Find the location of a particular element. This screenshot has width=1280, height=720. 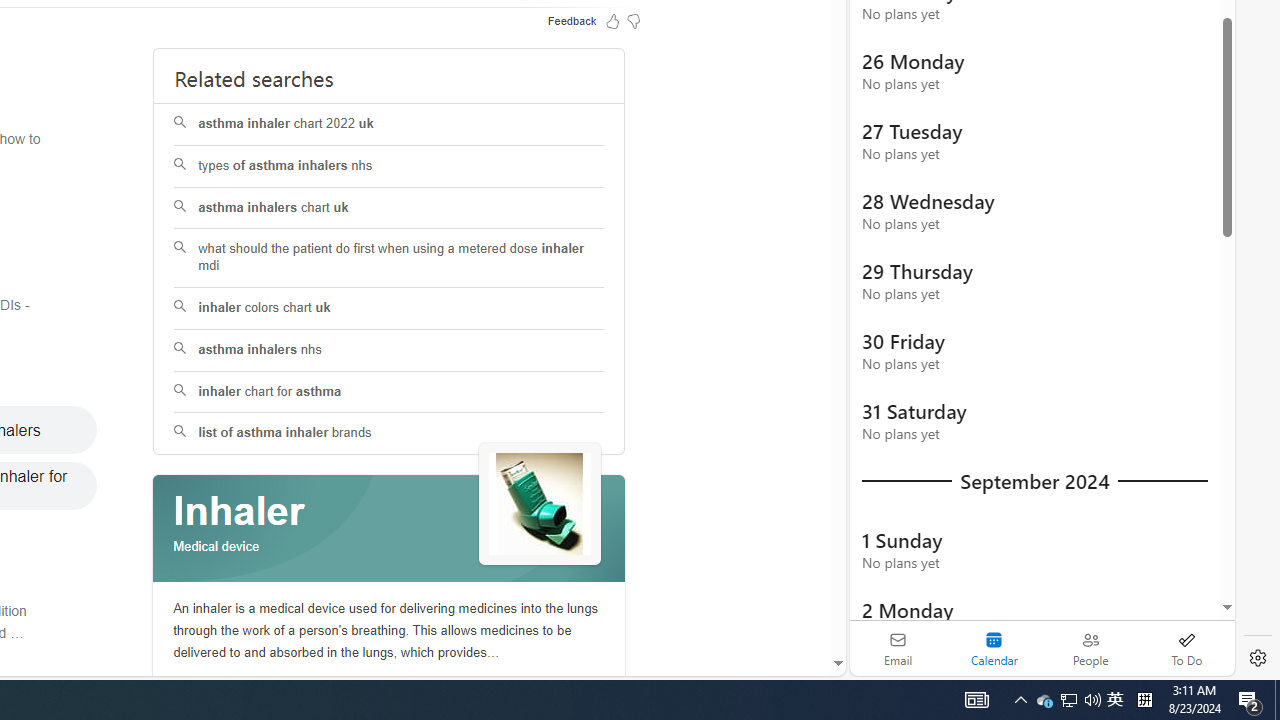

'asthma inhalers chart uk' is located at coordinates (389, 208).